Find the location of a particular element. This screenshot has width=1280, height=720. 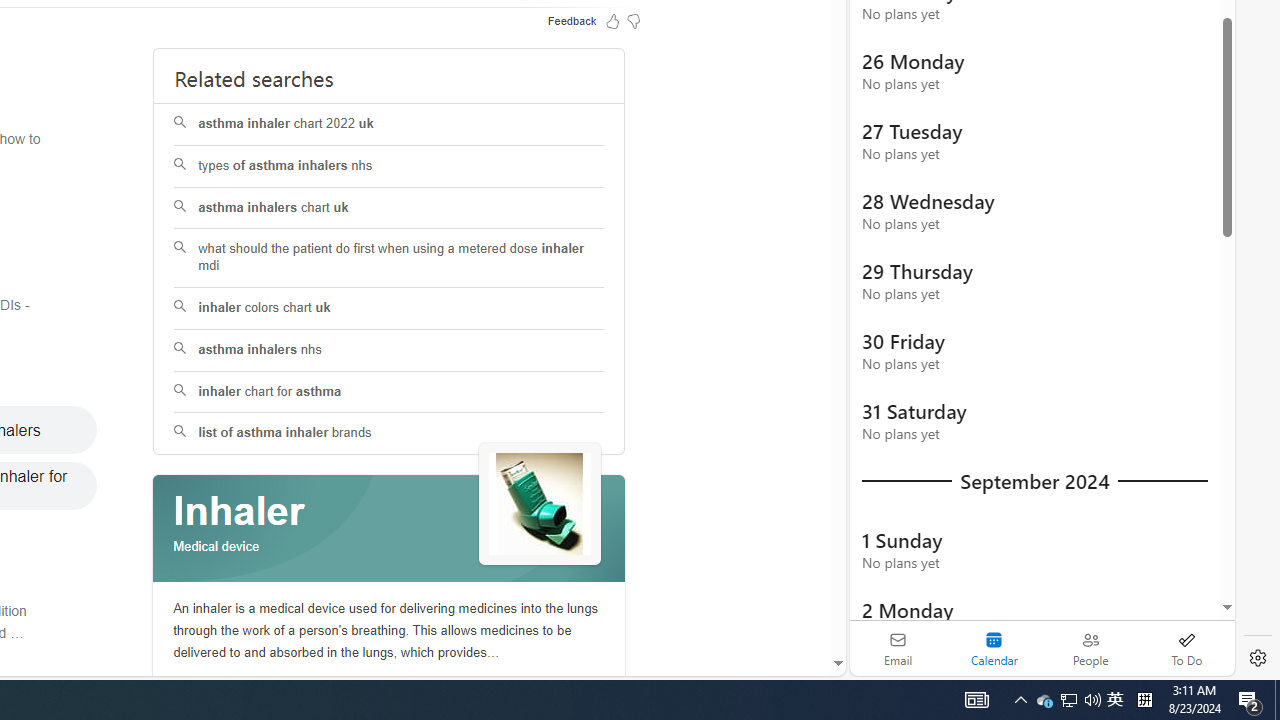

'asthma inhalers chart uk' is located at coordinates (389, 208).